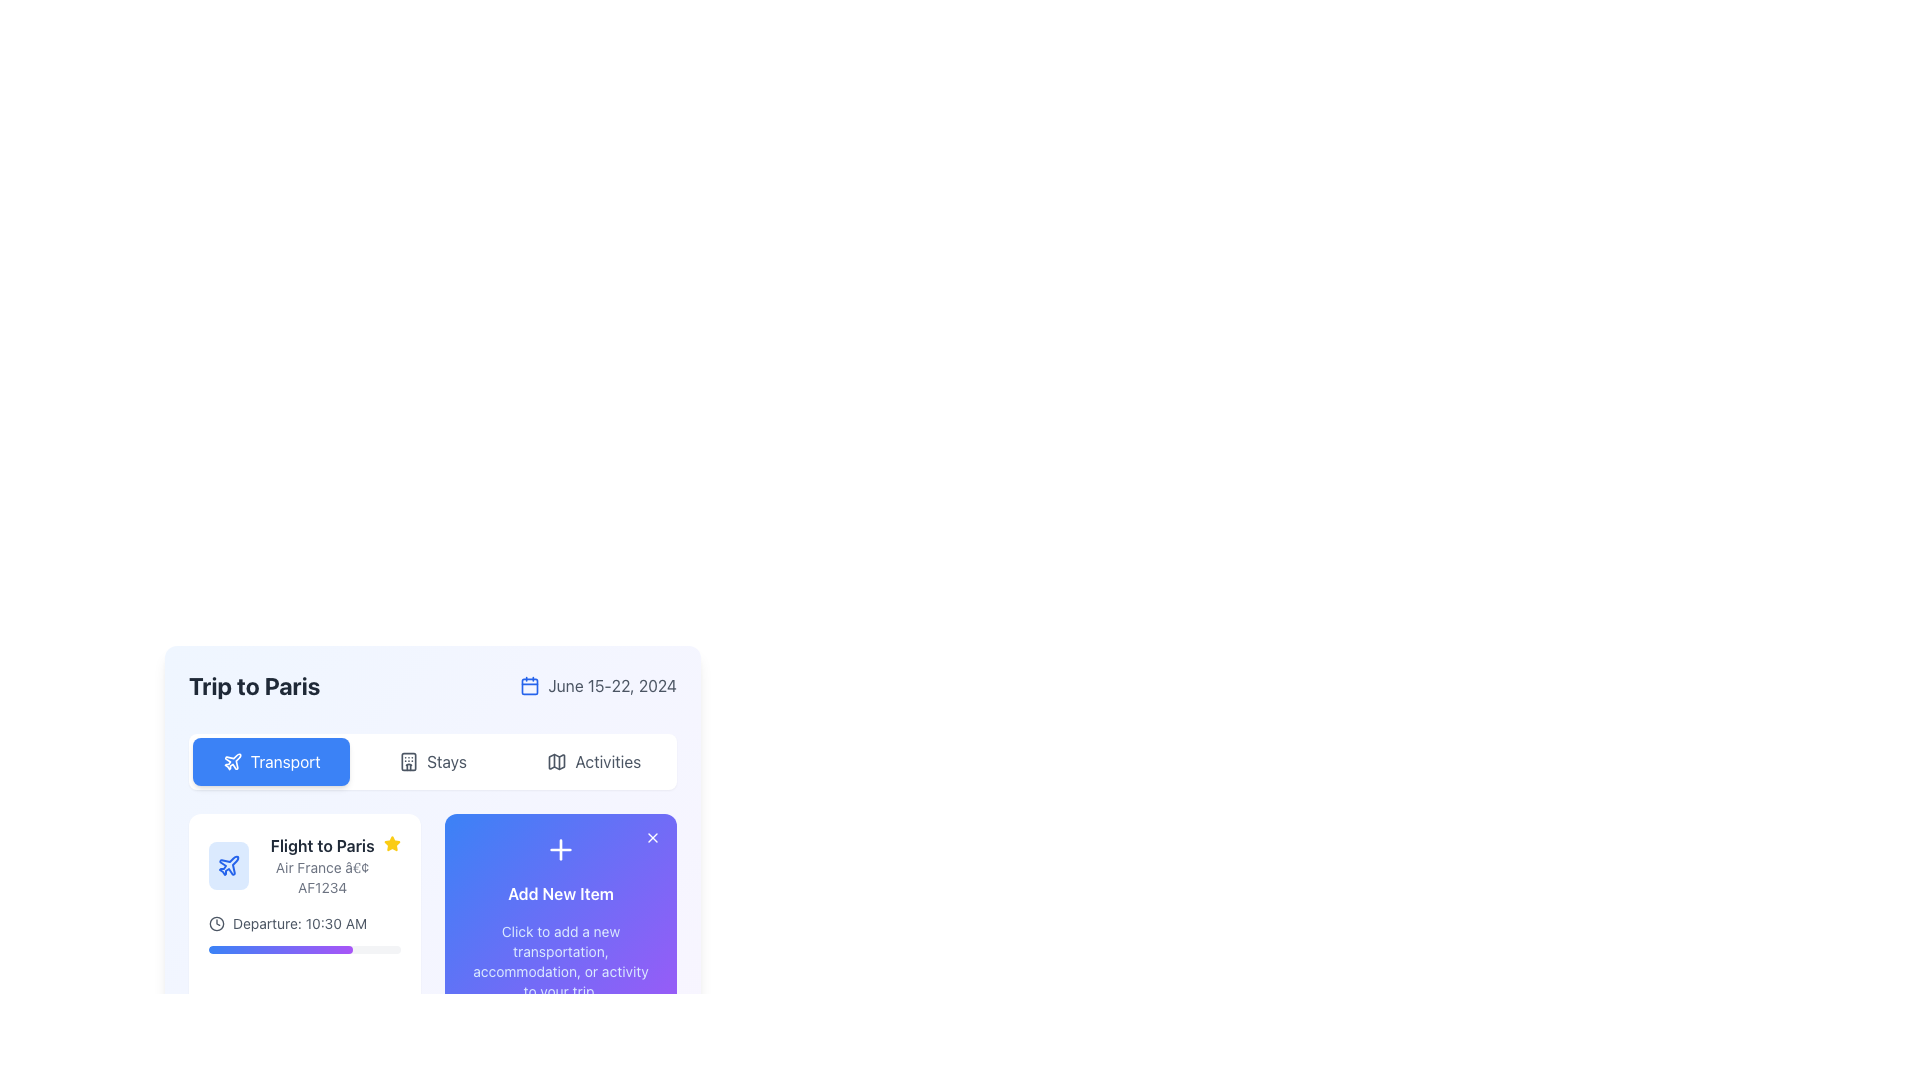 The image size is (1920, 1080). I want to click on the star icon in the top-right corner of the 'Flight to Paris' card, so click(392, 843).